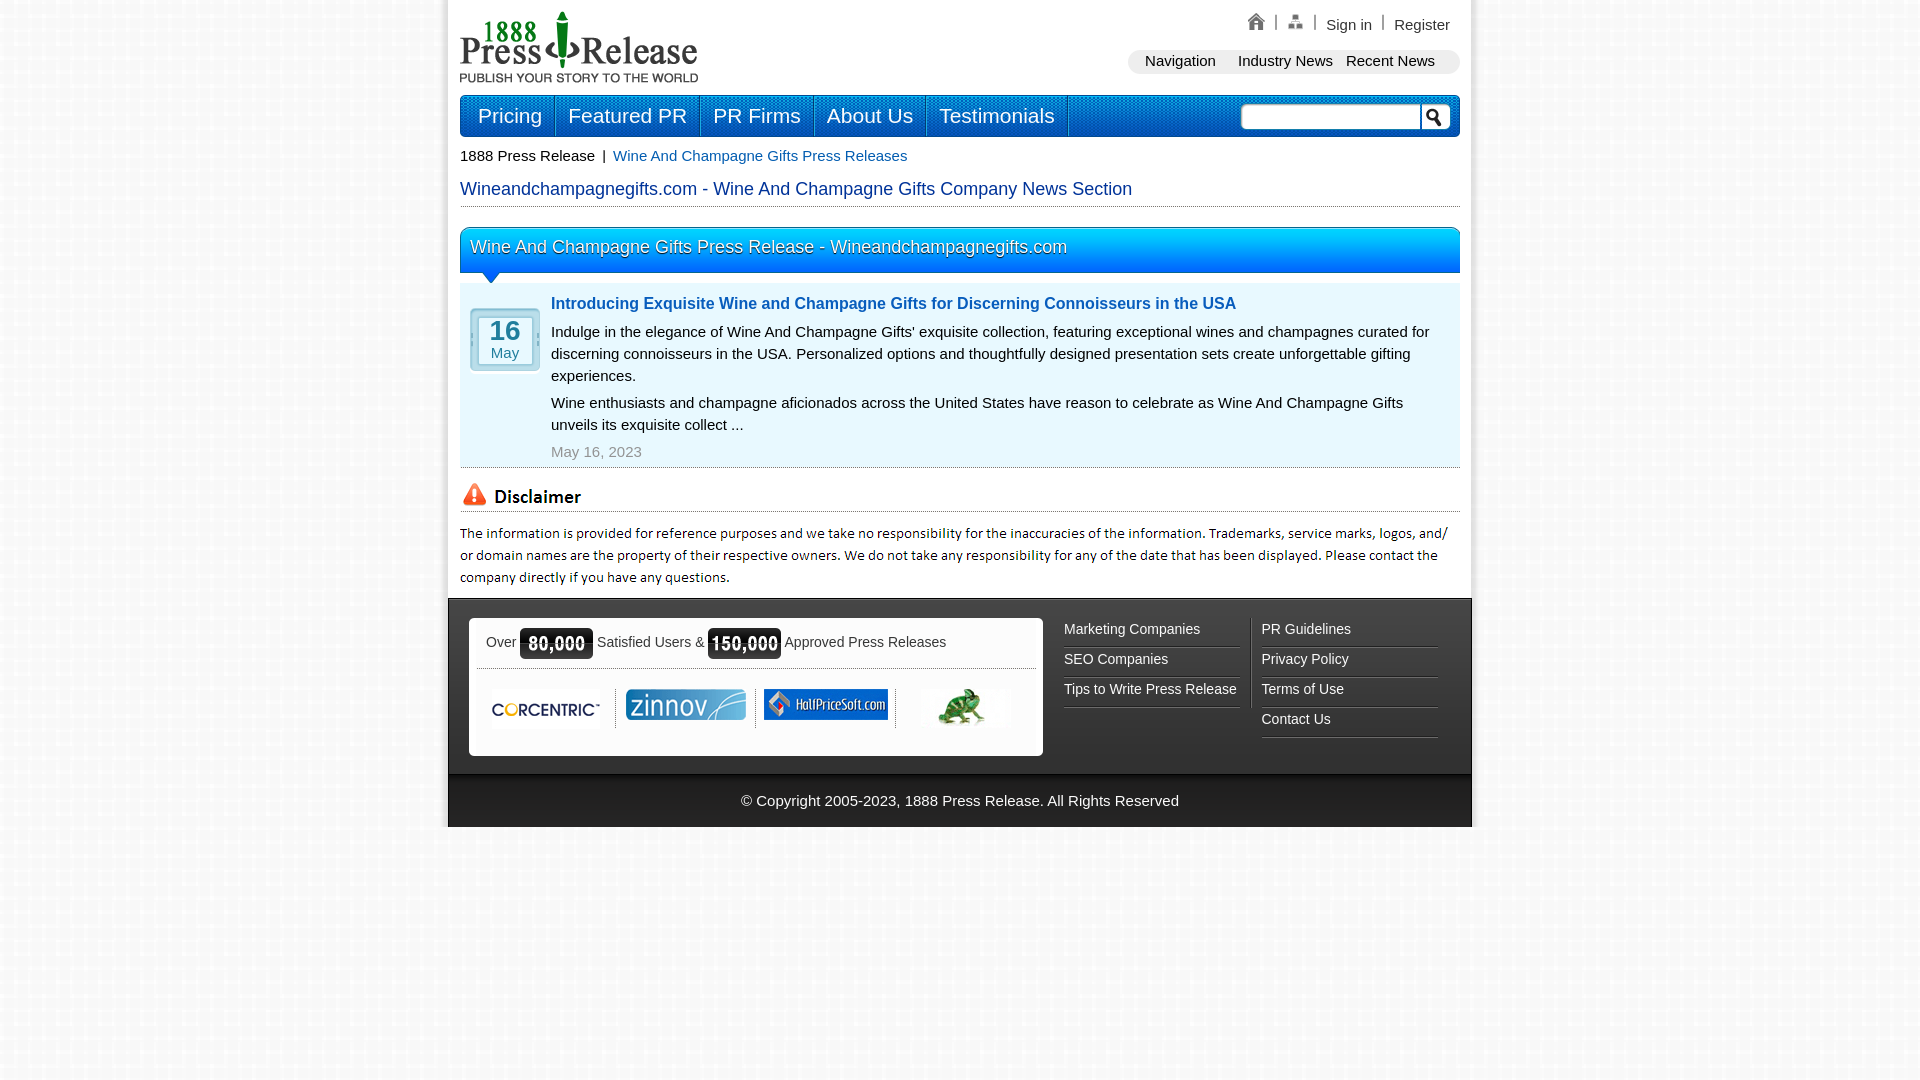 Image resolution: width=1920 pixels, height=1080 pixels. I want to click on '1888 Press Release', so click(527, 154).